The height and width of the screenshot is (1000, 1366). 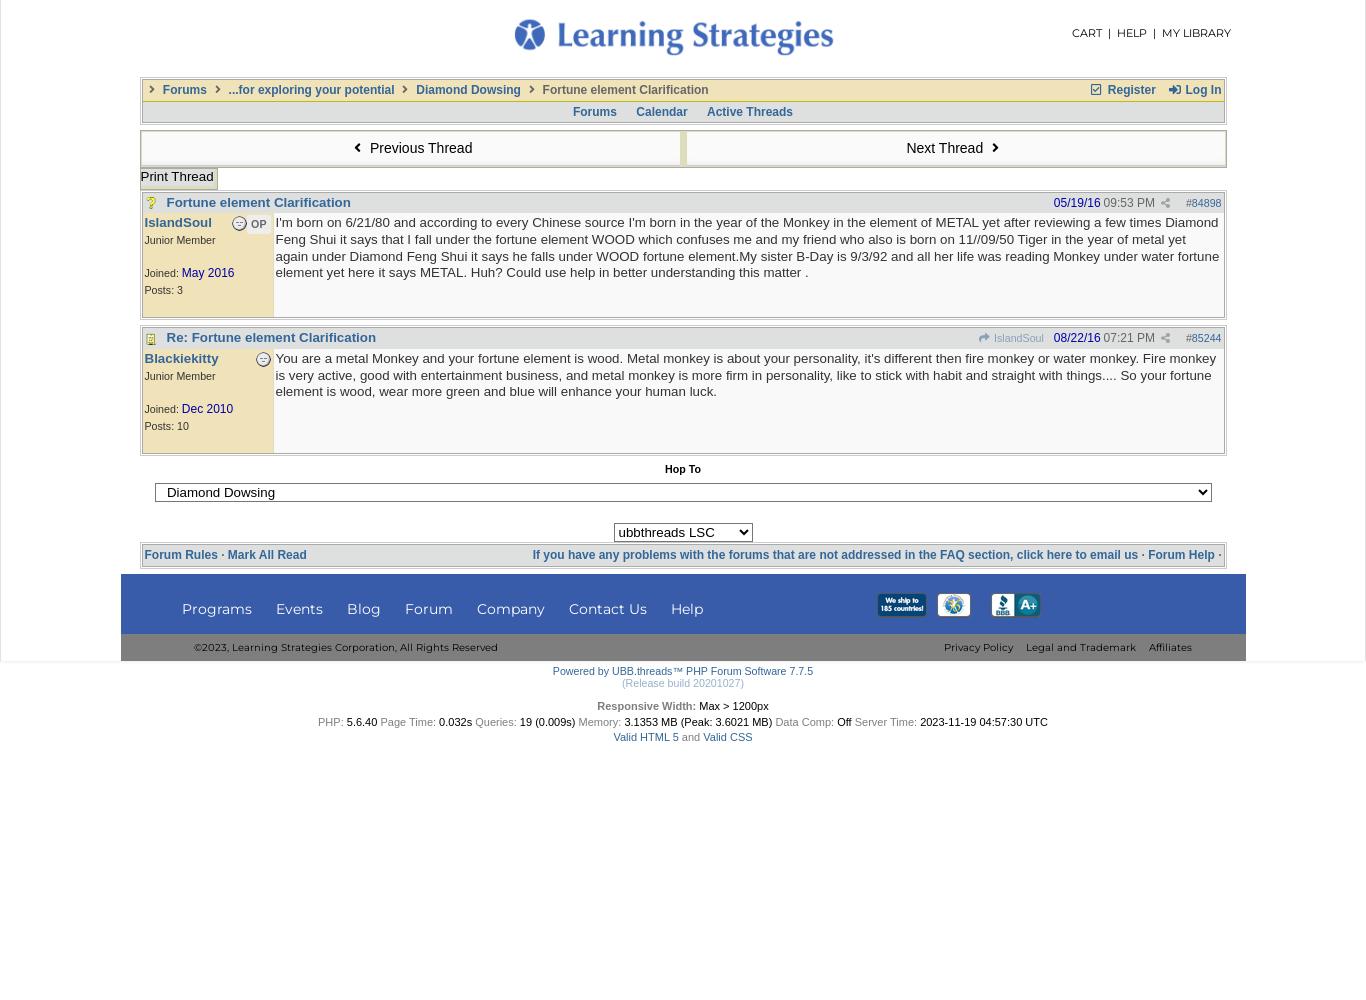 What do you see at coordinates (258, 223) in the screenshot?
I see `'OP'` at bounding box center [258, 223].